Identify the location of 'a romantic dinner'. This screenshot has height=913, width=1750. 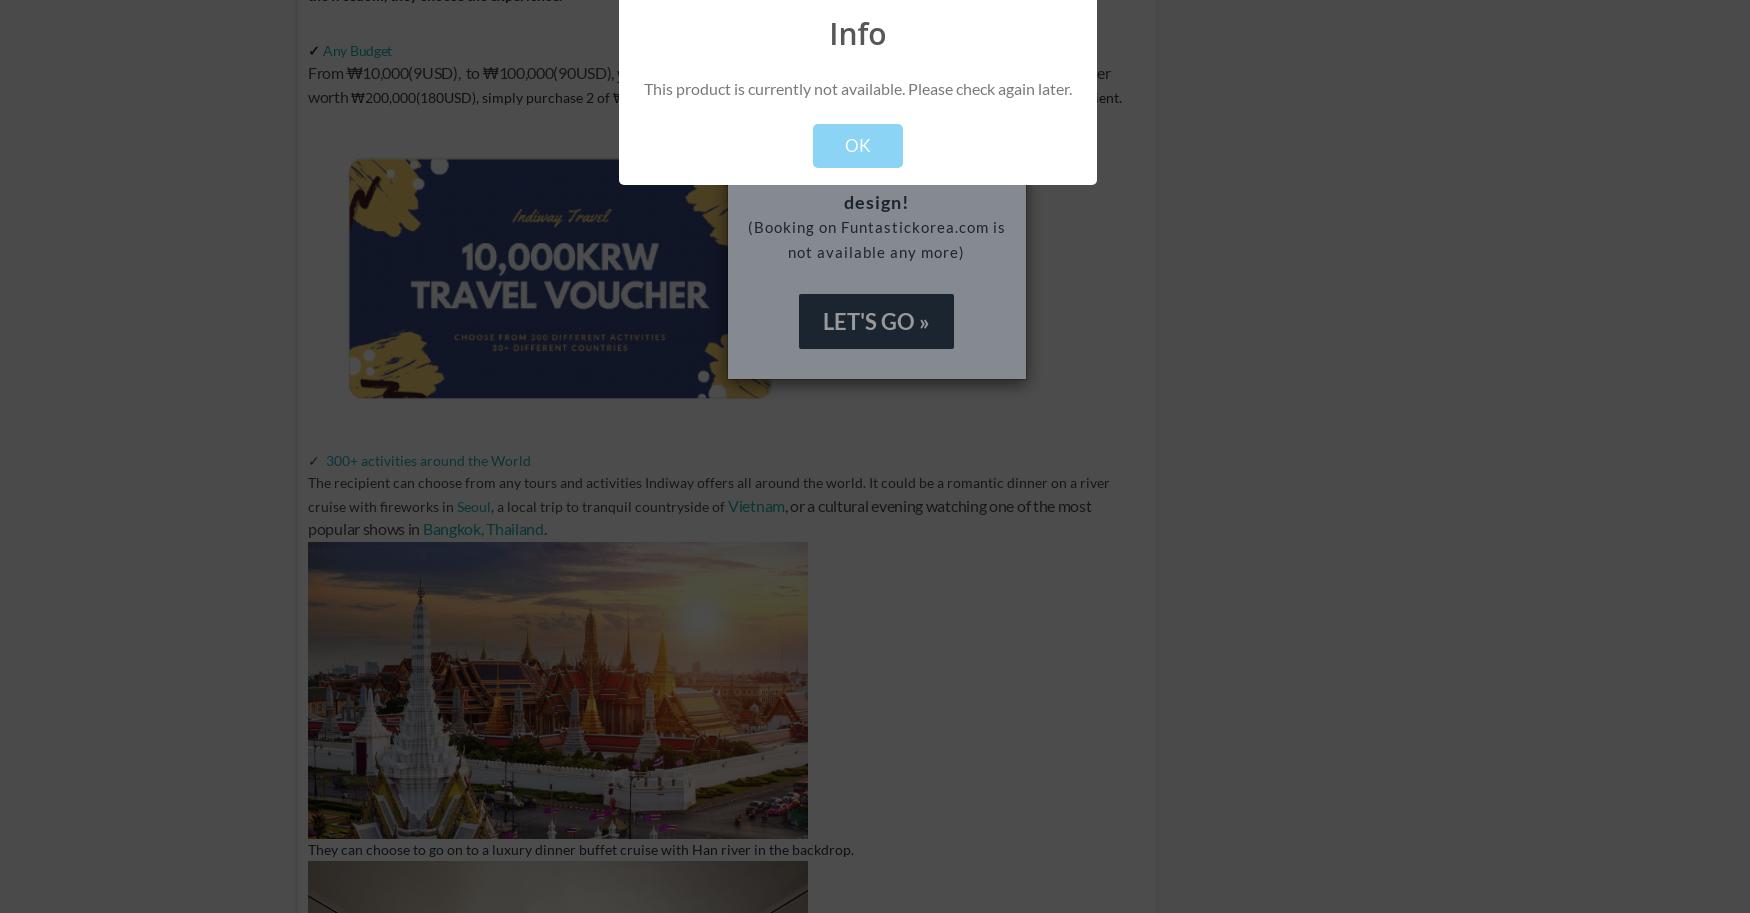
(992, 481).